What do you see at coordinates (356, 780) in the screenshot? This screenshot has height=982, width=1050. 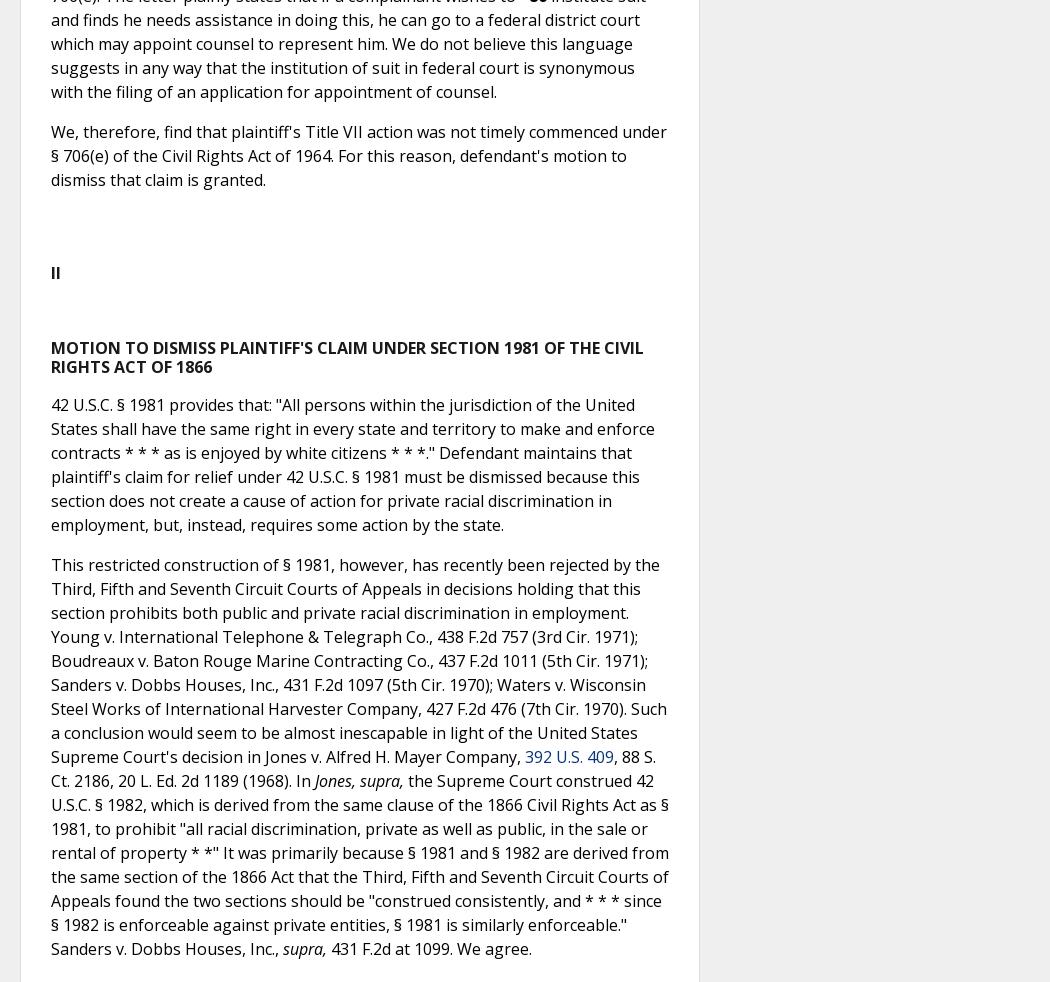 I see `'Jones, supra'` at bounding box center [356, 780].